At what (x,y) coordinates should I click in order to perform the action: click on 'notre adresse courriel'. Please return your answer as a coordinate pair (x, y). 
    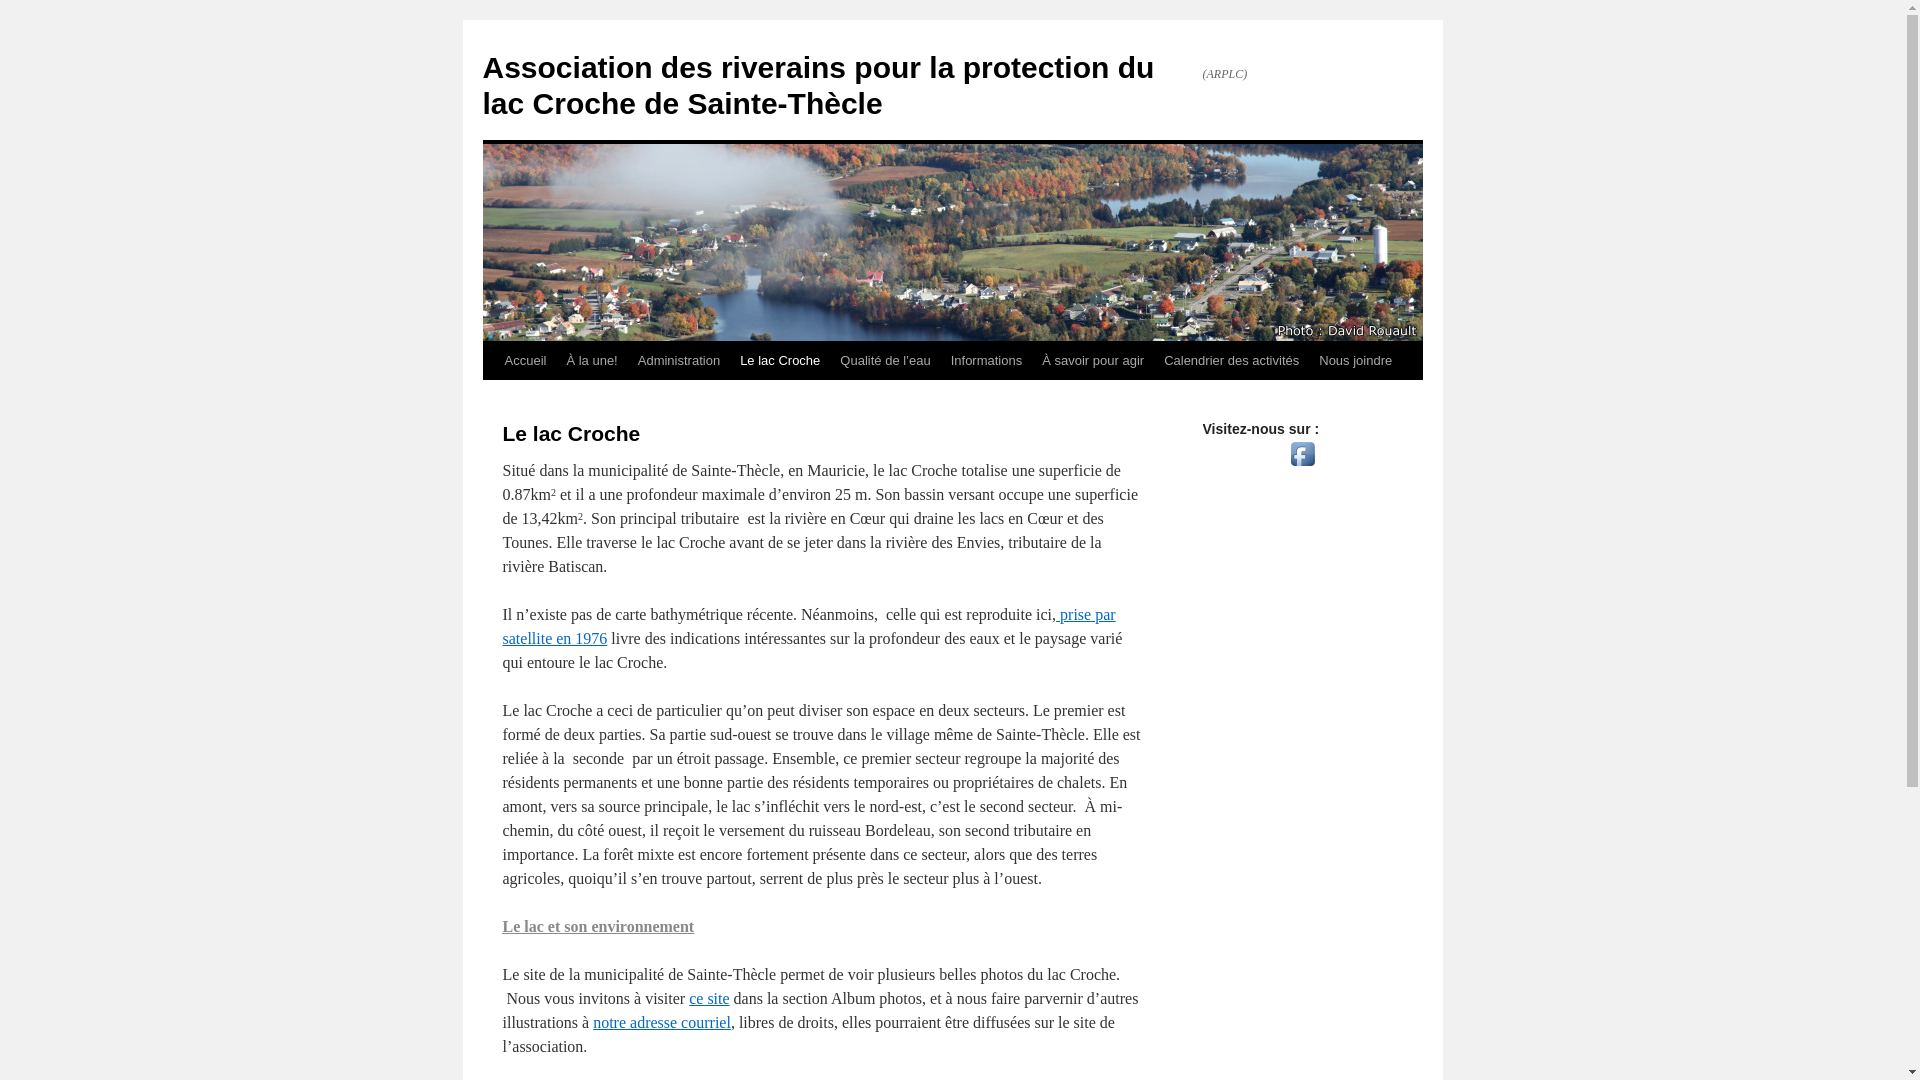
    Looking at the image, I should click on (592, 1022).